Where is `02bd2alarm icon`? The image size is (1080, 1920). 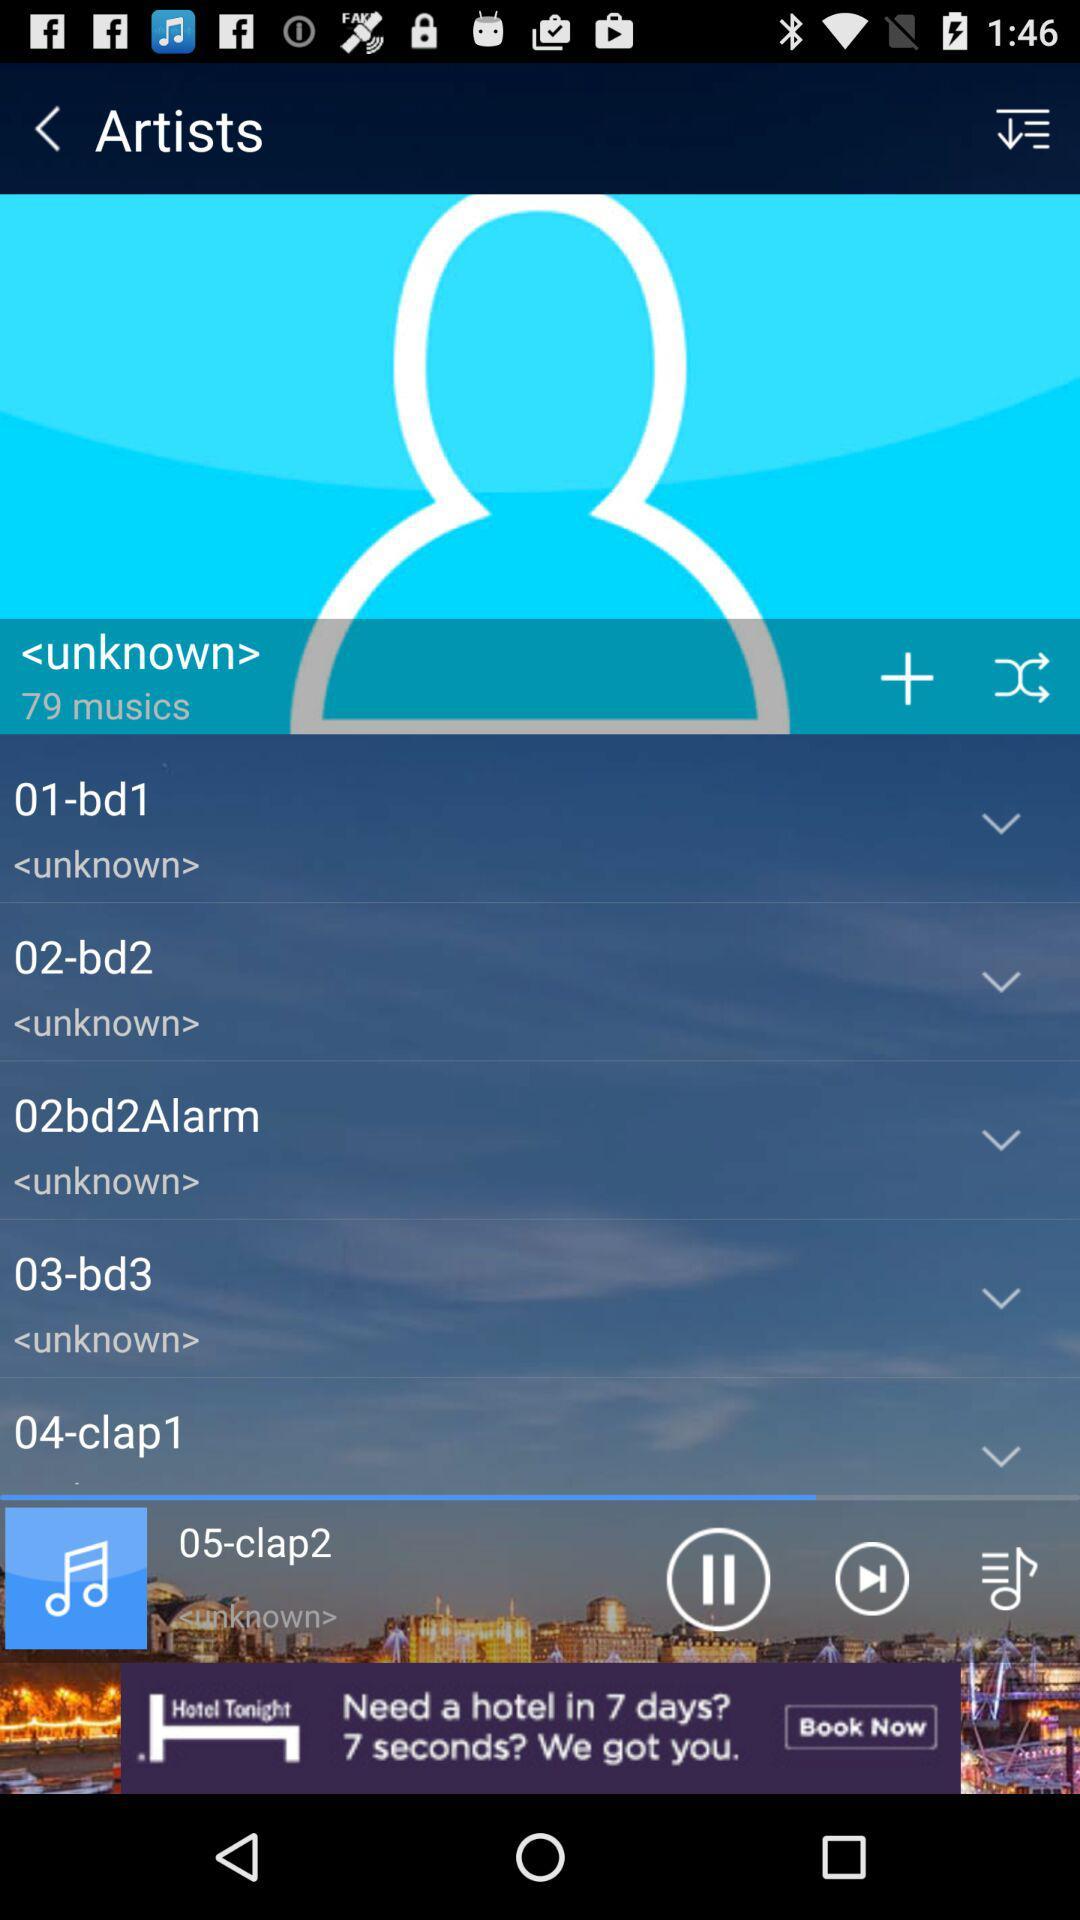
02bd2alarm icon is located at coordinates (467, 1113).